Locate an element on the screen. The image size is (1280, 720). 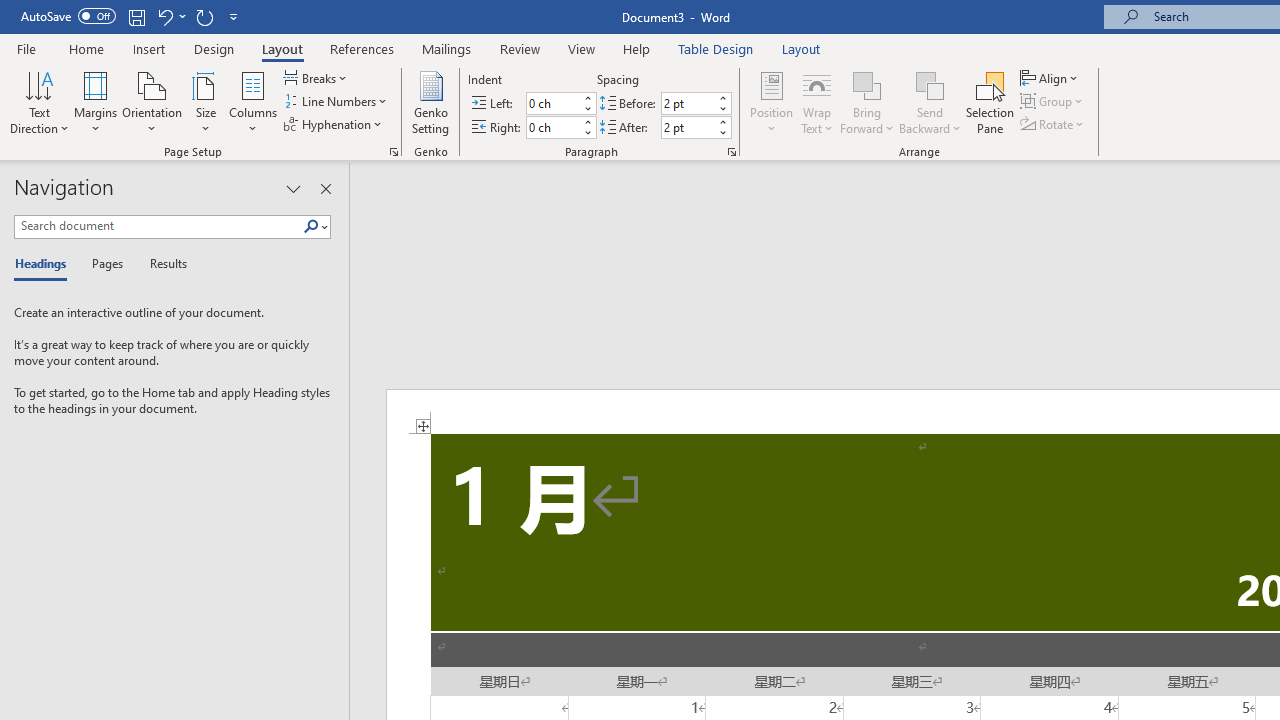
'Genko Setting...' is located at coordinates (429, 103).